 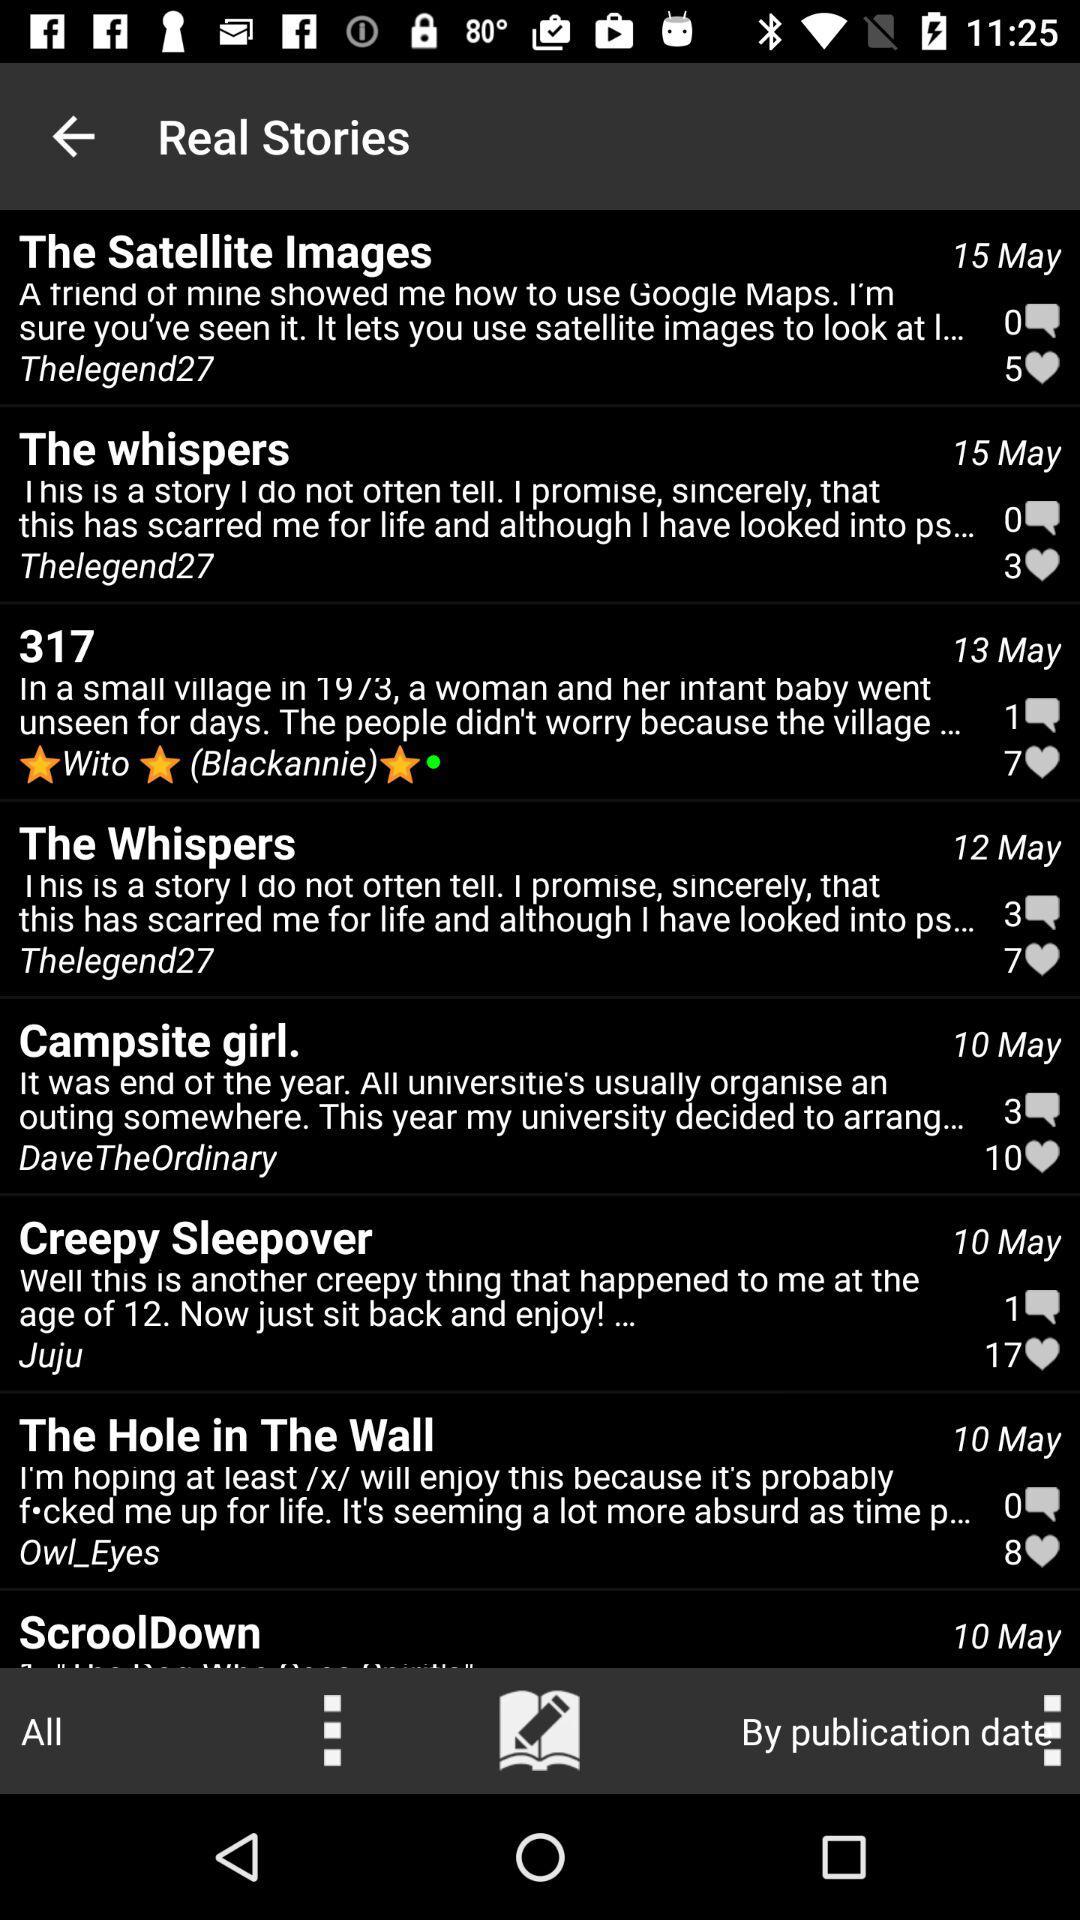 I want to click on escrever uma nova histria, so click(x=540, y=1730).